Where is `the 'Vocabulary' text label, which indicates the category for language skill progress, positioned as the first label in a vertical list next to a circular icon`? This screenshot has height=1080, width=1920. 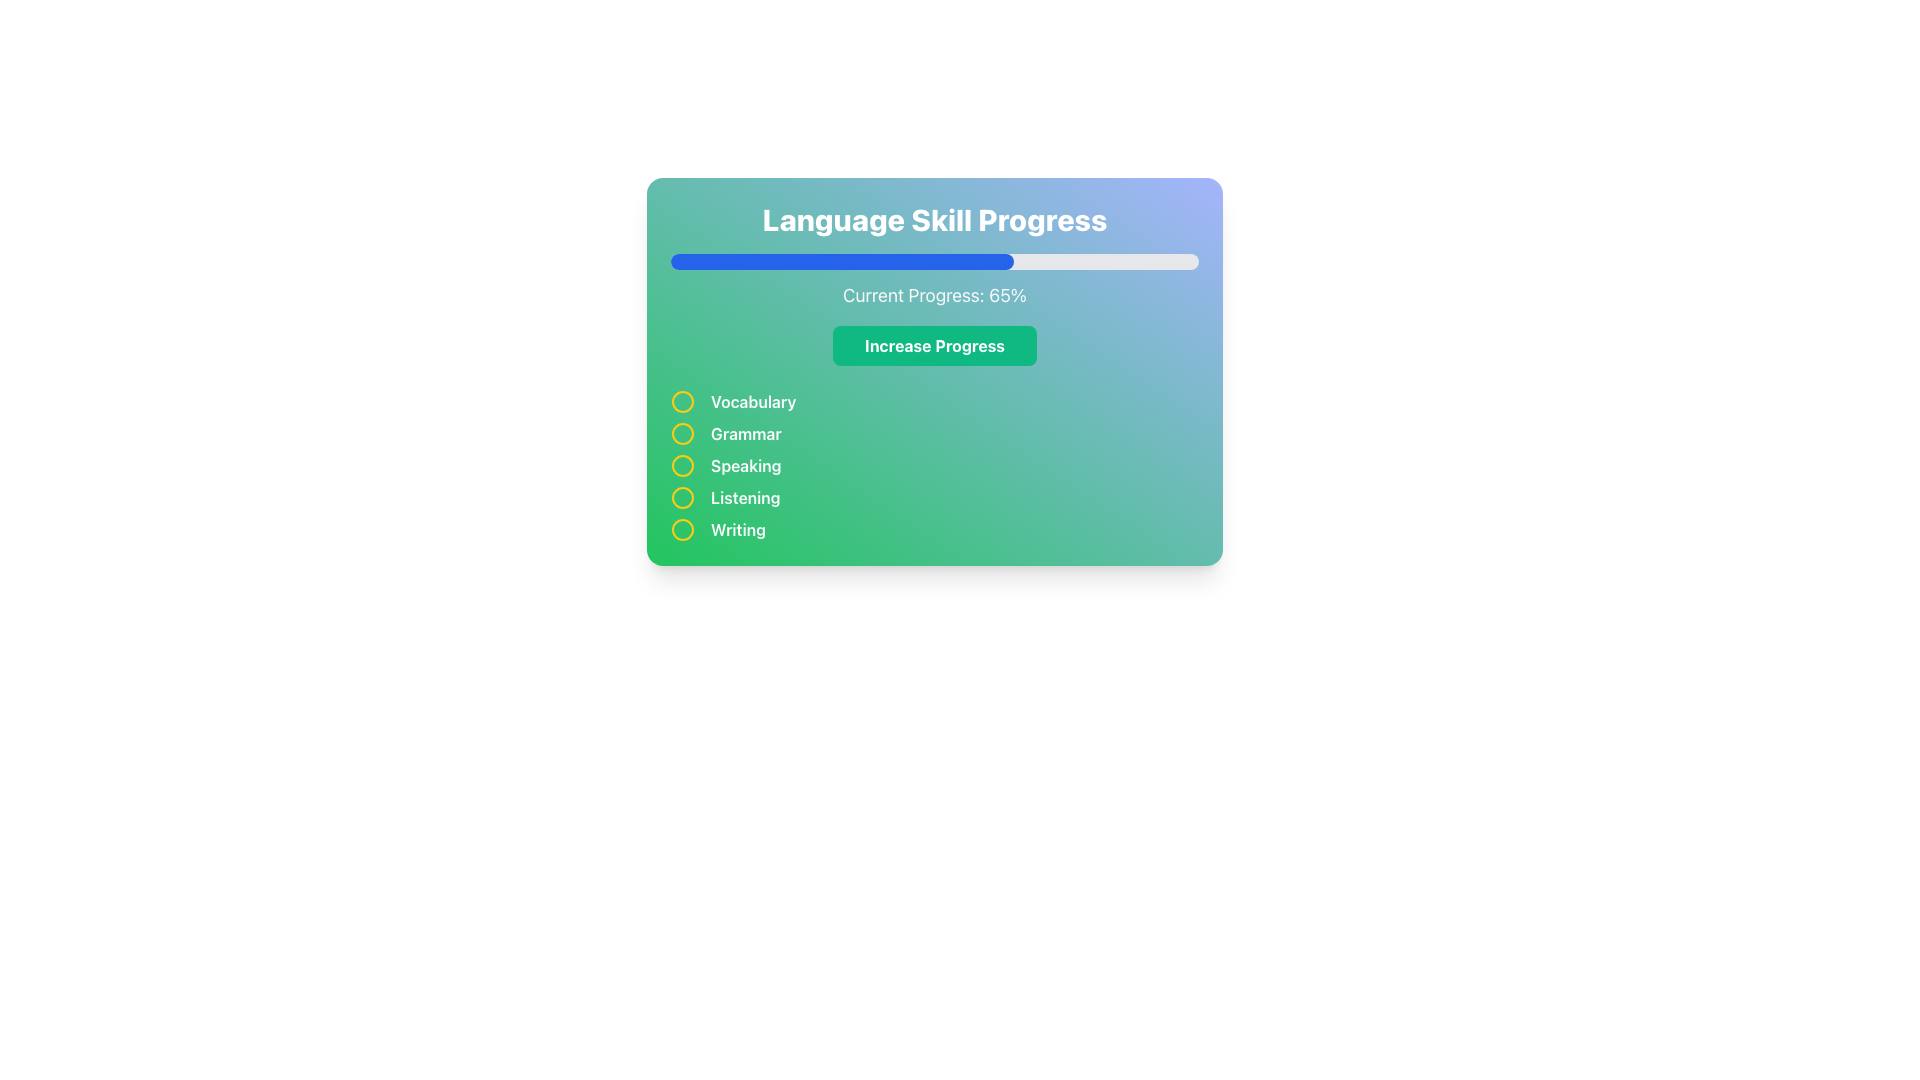
the 'Vocabulary' text label, which indicates the category for language skill progress, positioned as the first label in a vertical list next to a circular icon is located at coordinates (752, 401).